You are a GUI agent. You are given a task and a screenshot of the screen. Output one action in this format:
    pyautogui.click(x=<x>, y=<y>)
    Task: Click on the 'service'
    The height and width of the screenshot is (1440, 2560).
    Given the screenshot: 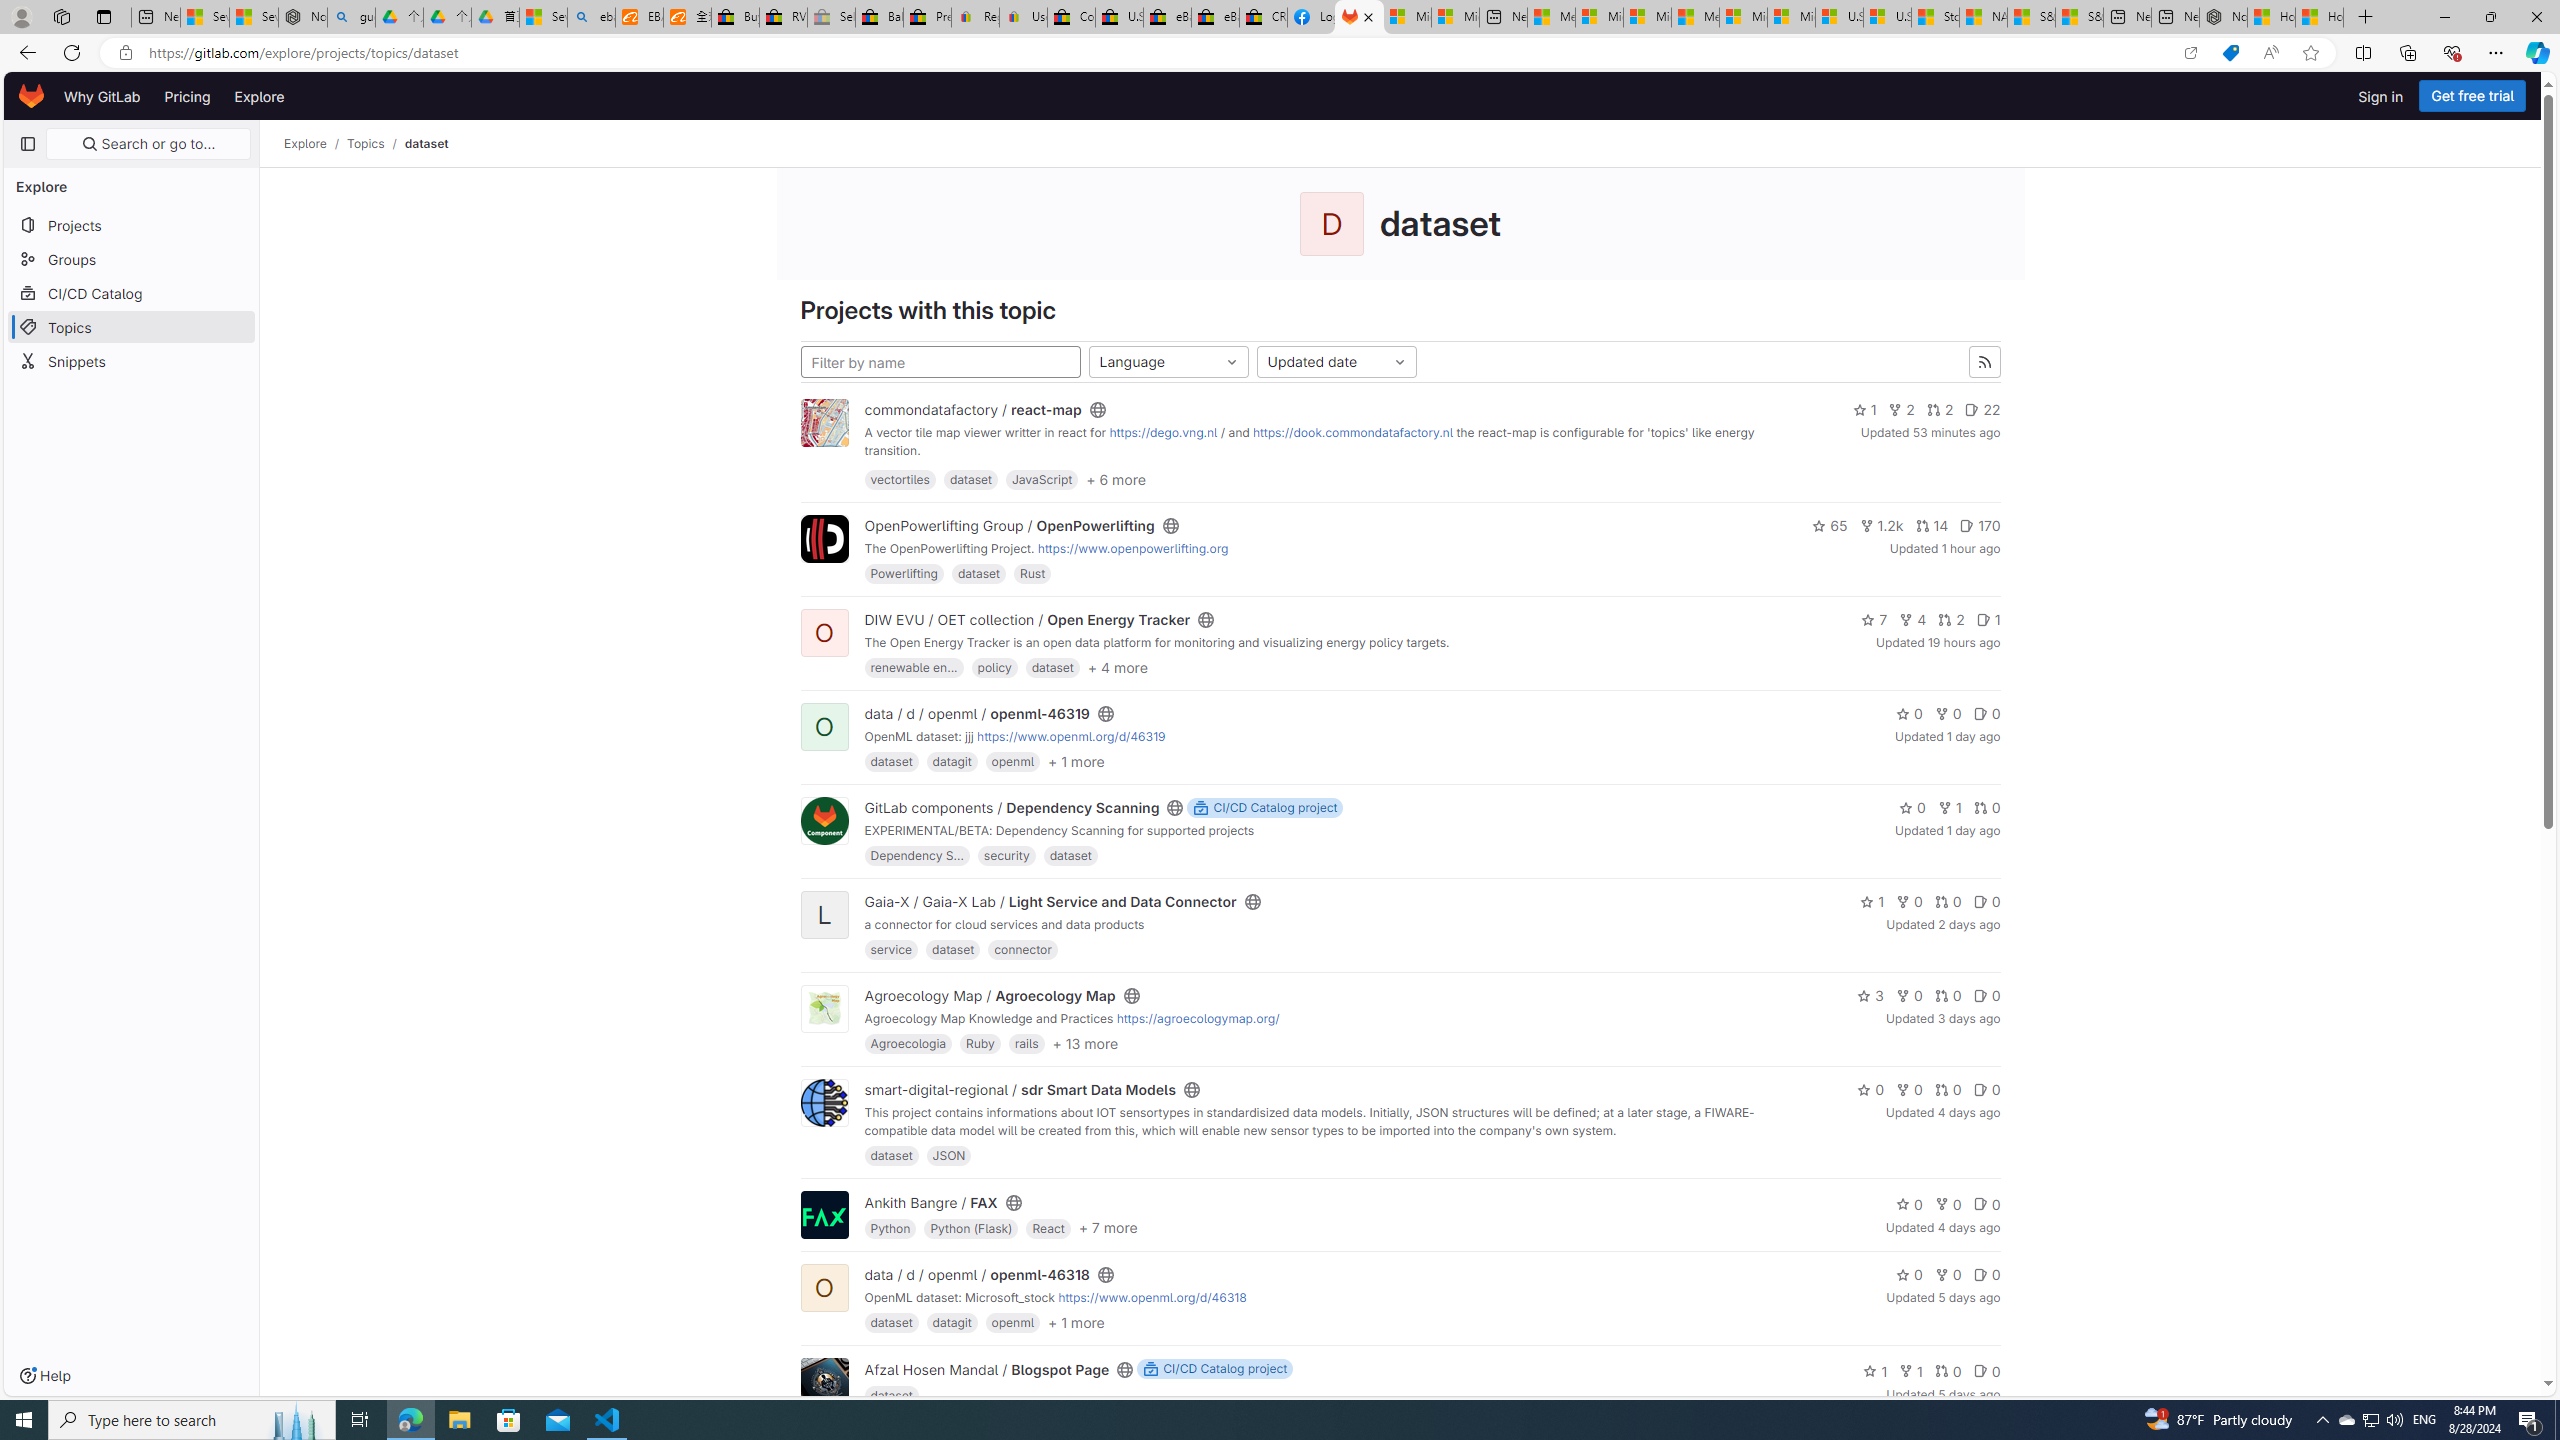 What is the action you would take?
    pyautogui.click(x=892, y=949)
    